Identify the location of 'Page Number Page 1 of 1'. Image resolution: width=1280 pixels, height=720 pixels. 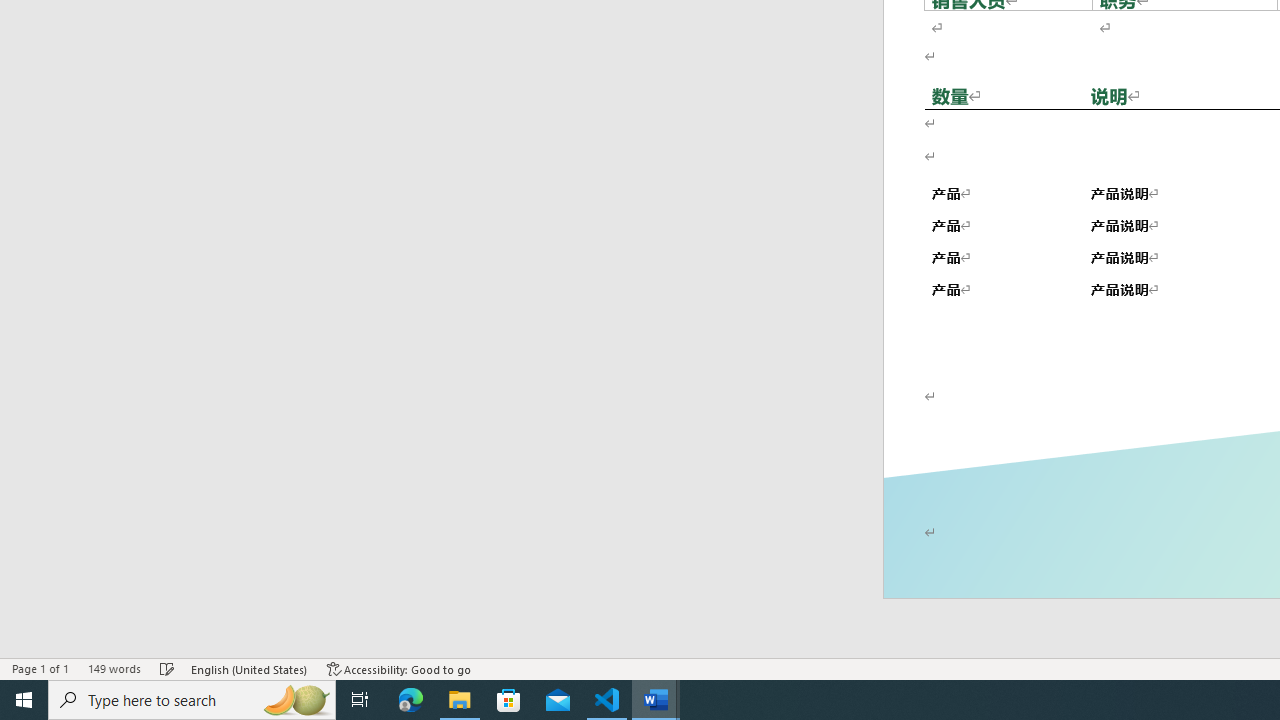
(40, 669).